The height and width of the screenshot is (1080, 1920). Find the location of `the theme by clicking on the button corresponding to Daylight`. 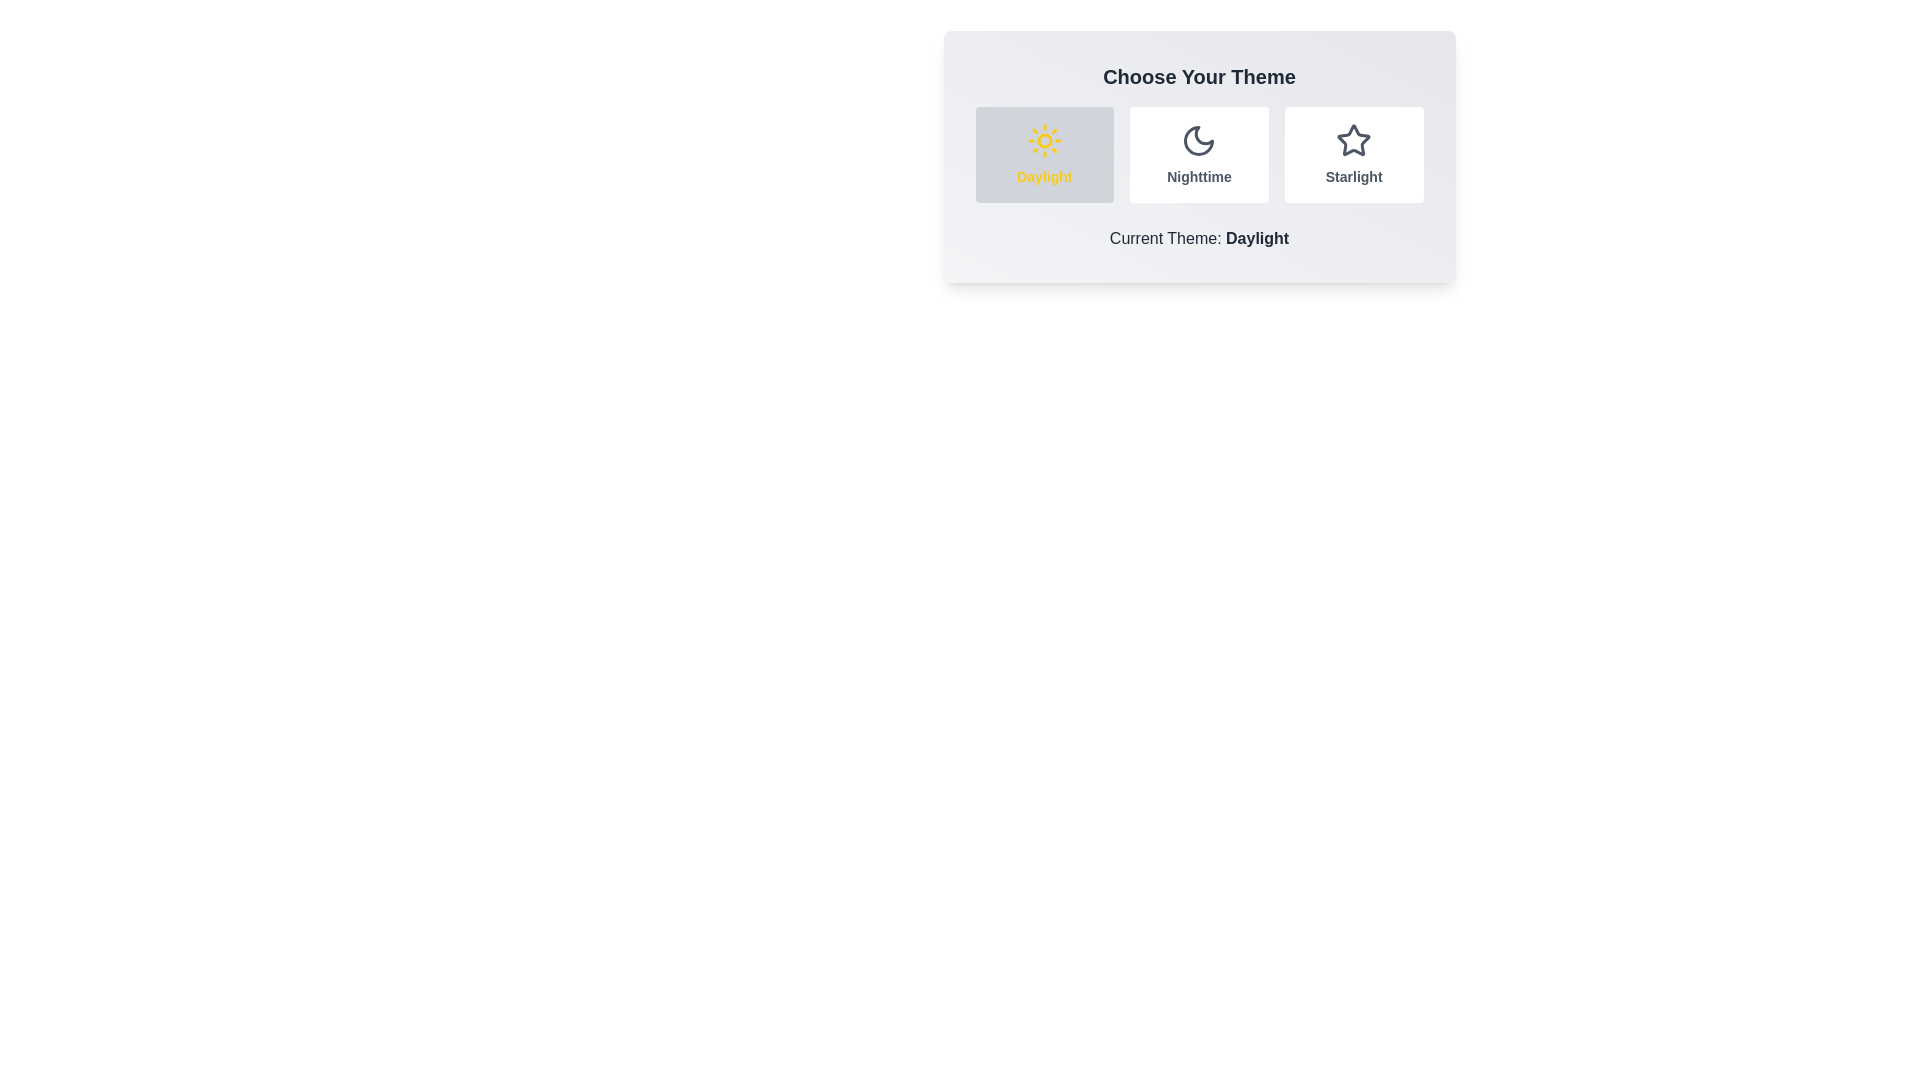

the theme by clicking on the button corresponding to Daylight is located at coordinates (1043, 153).